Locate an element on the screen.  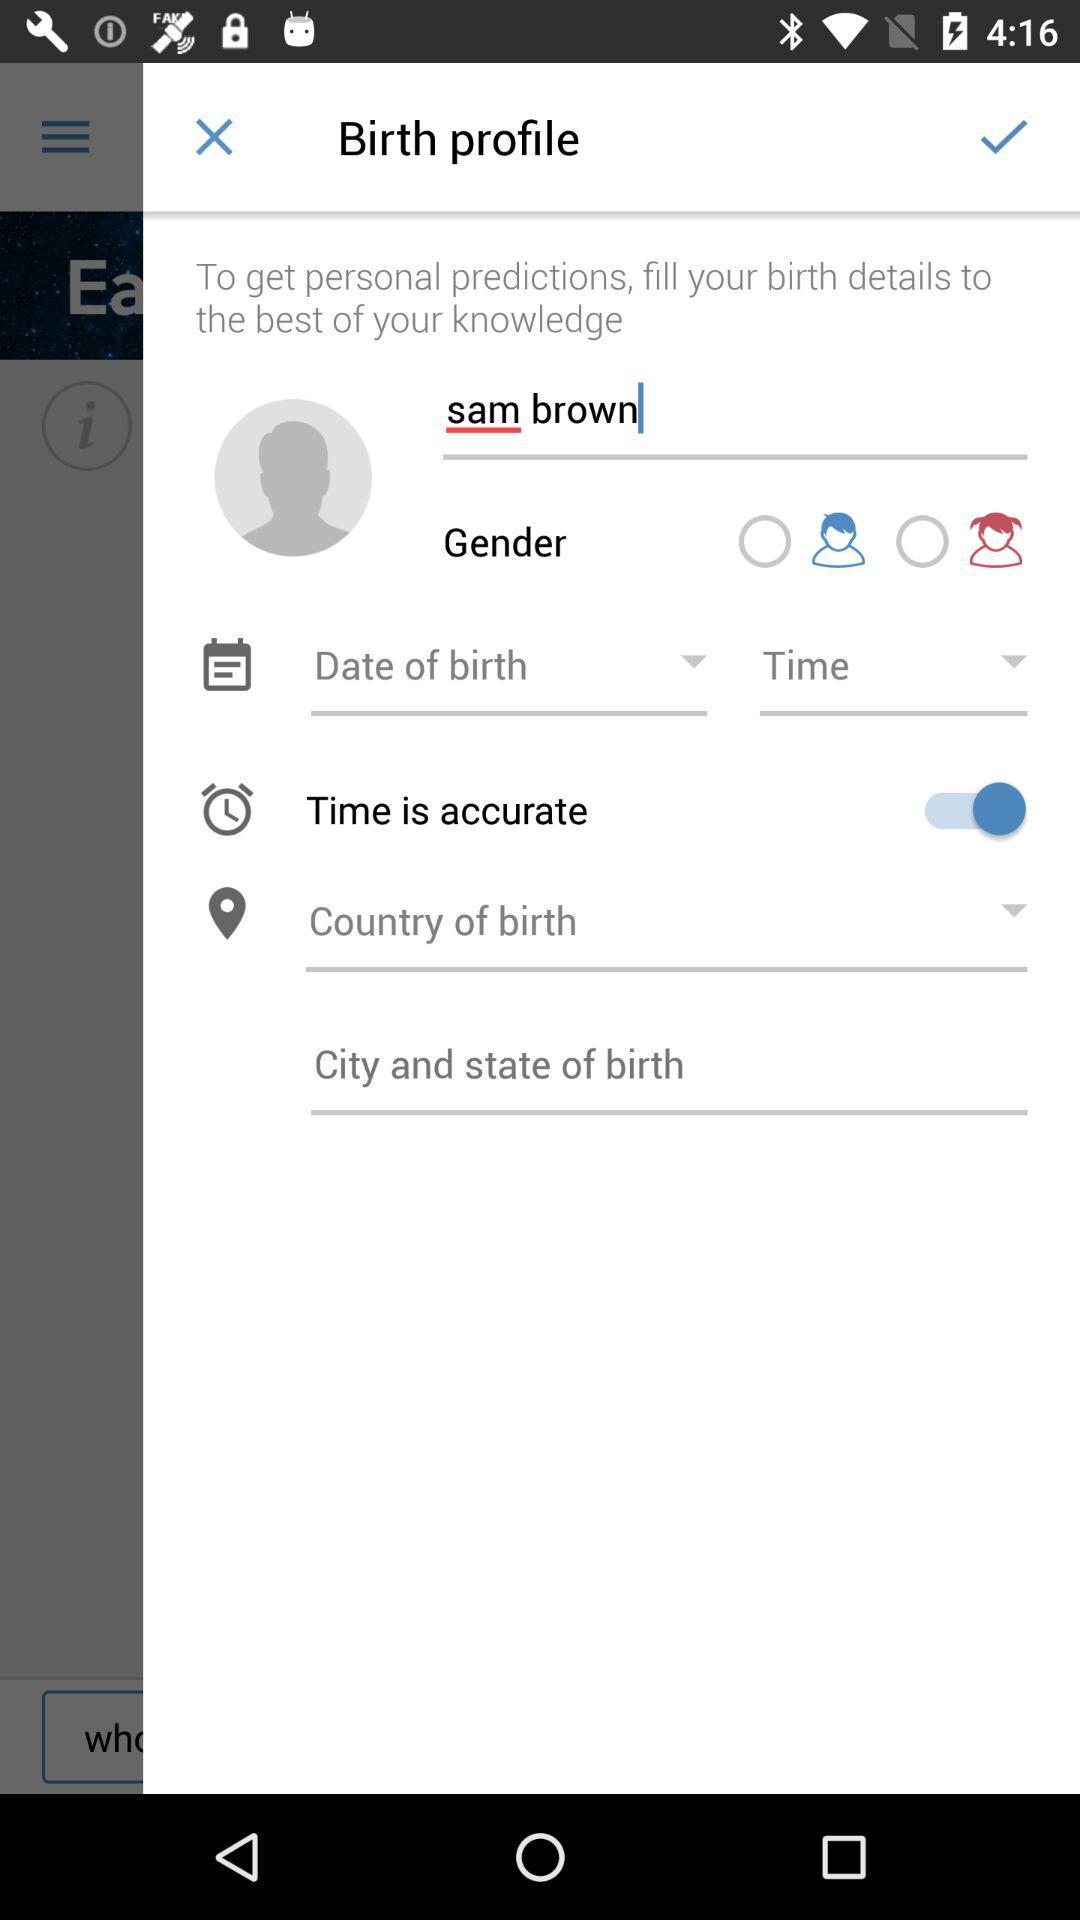
the item to the left of sam brown item is located at coordinates (293, 476).